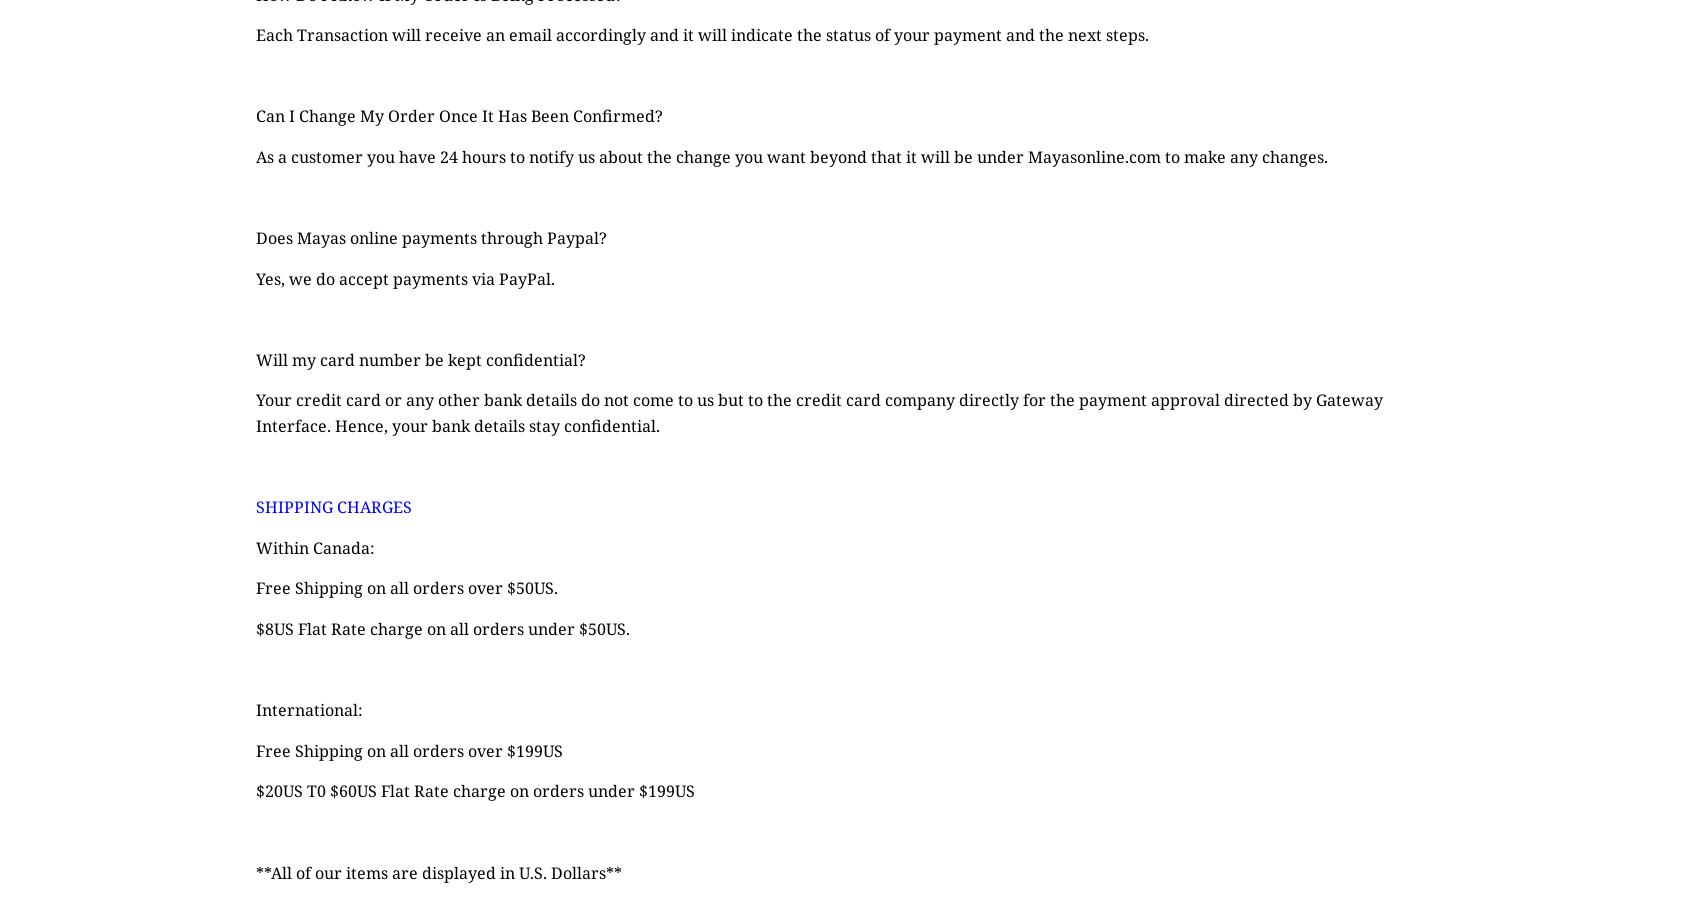  I want to click on 'Free Shipping on all orders over $199US', so click(255, 748).